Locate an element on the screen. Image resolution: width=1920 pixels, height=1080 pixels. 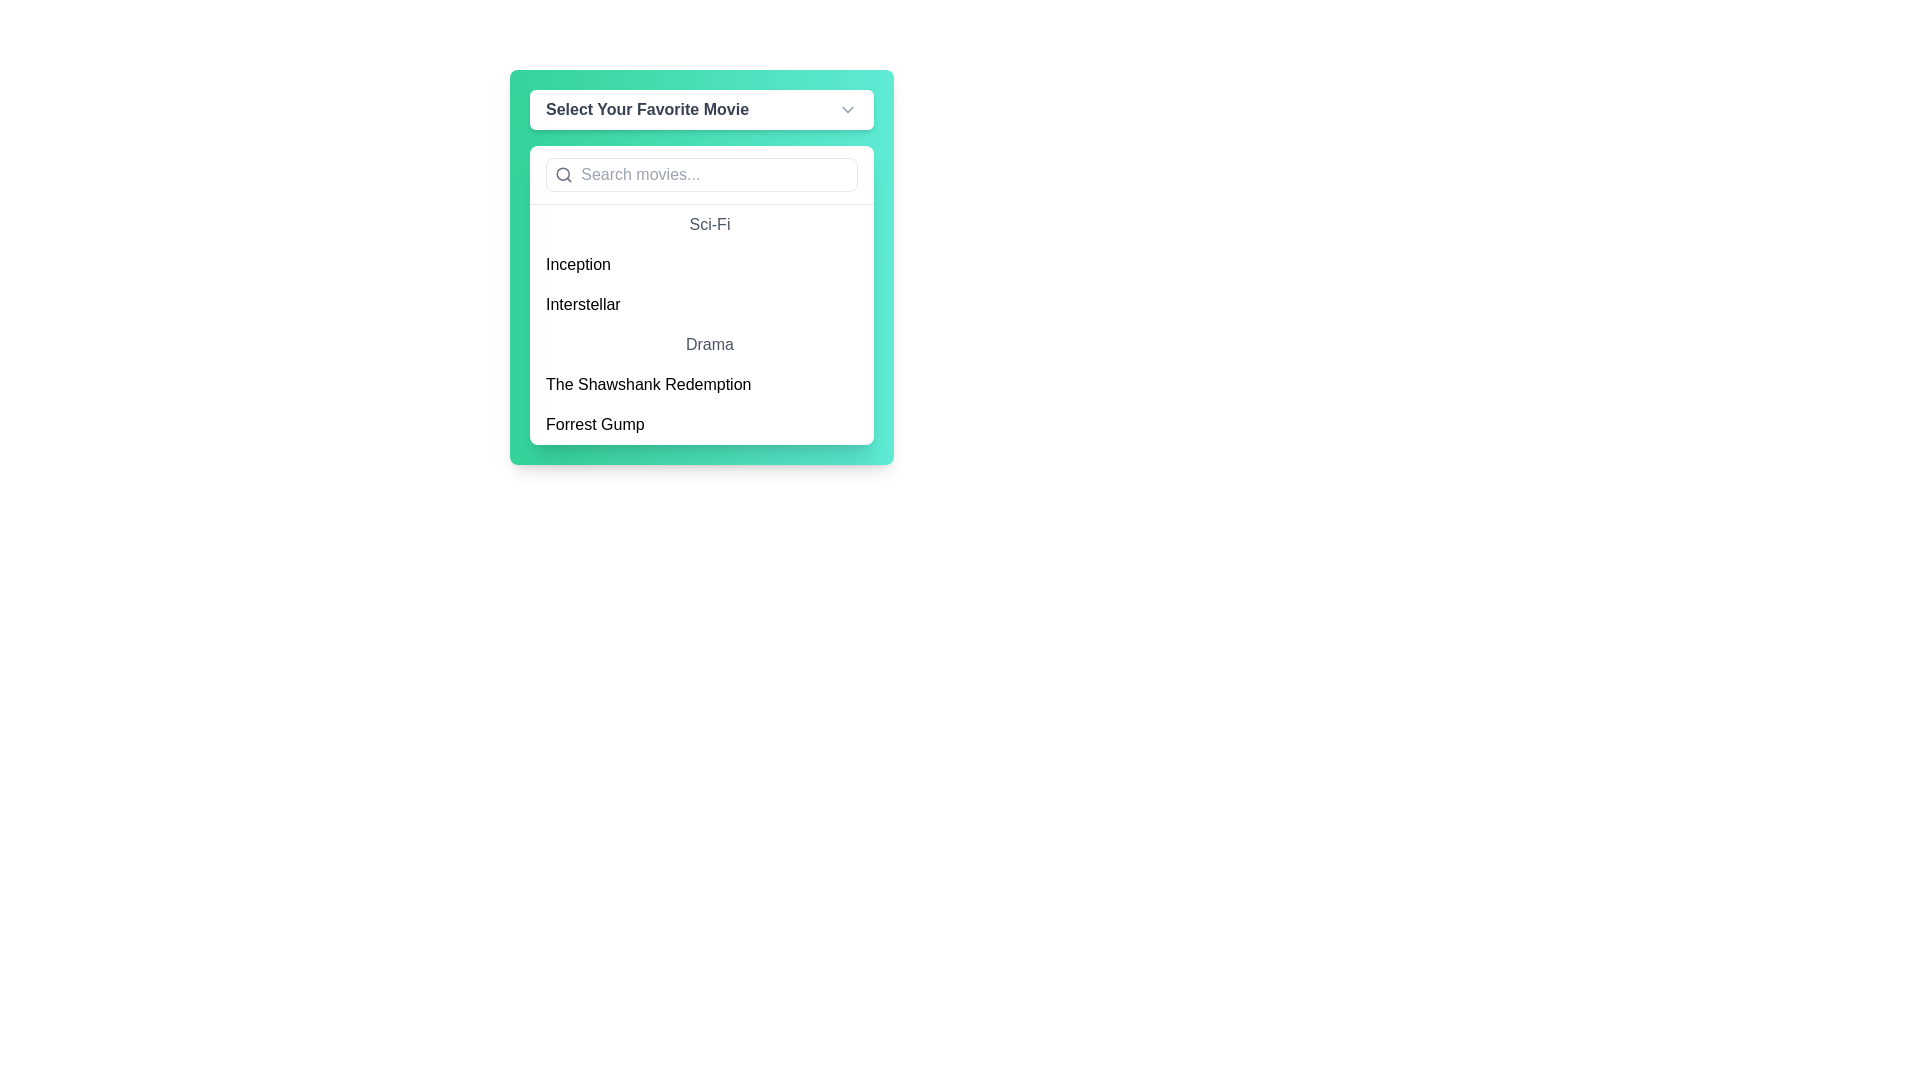
the selectable option for the movie 'The Shawshank Redemption' in the dropdown list, which is the first option under the 'Drama' category is located at coordinates (701, 385).